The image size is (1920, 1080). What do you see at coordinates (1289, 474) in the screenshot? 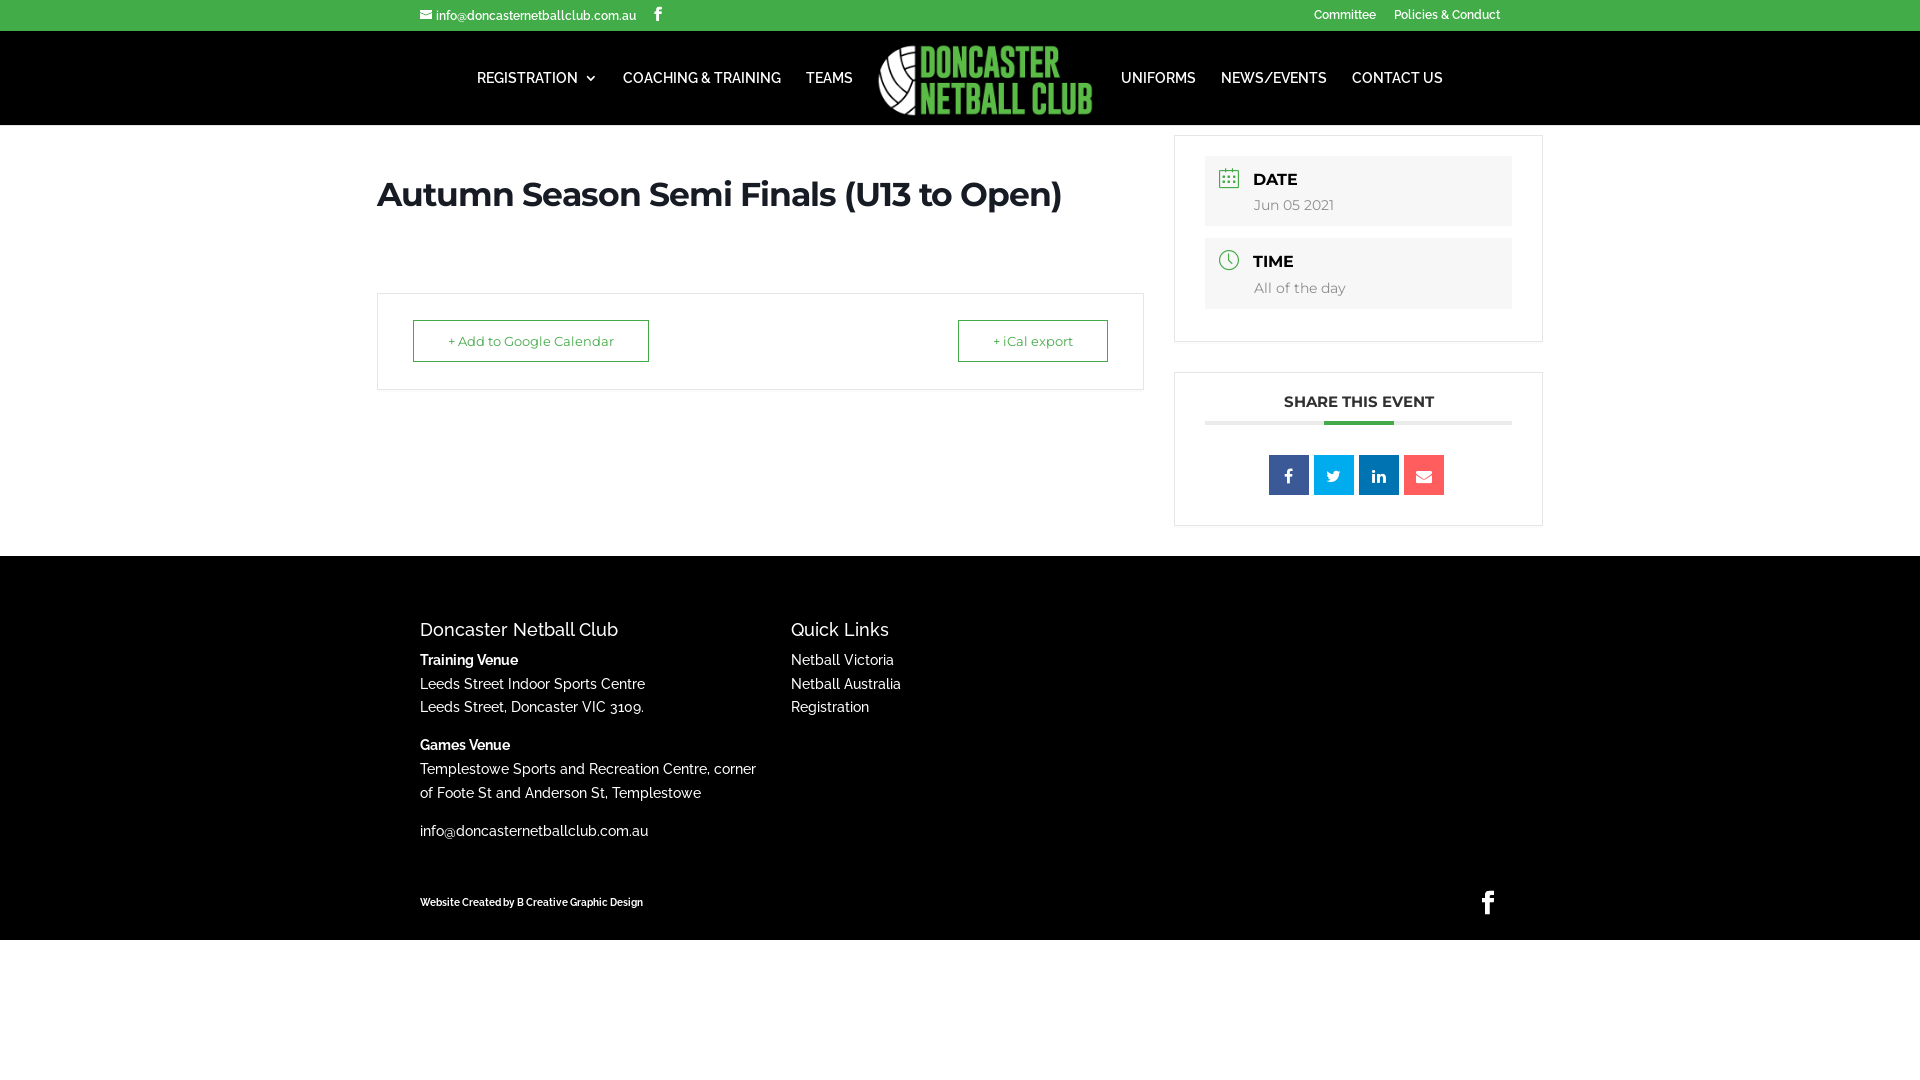
I see `'Share on Facebook'` at bounding box center [1289, 474].